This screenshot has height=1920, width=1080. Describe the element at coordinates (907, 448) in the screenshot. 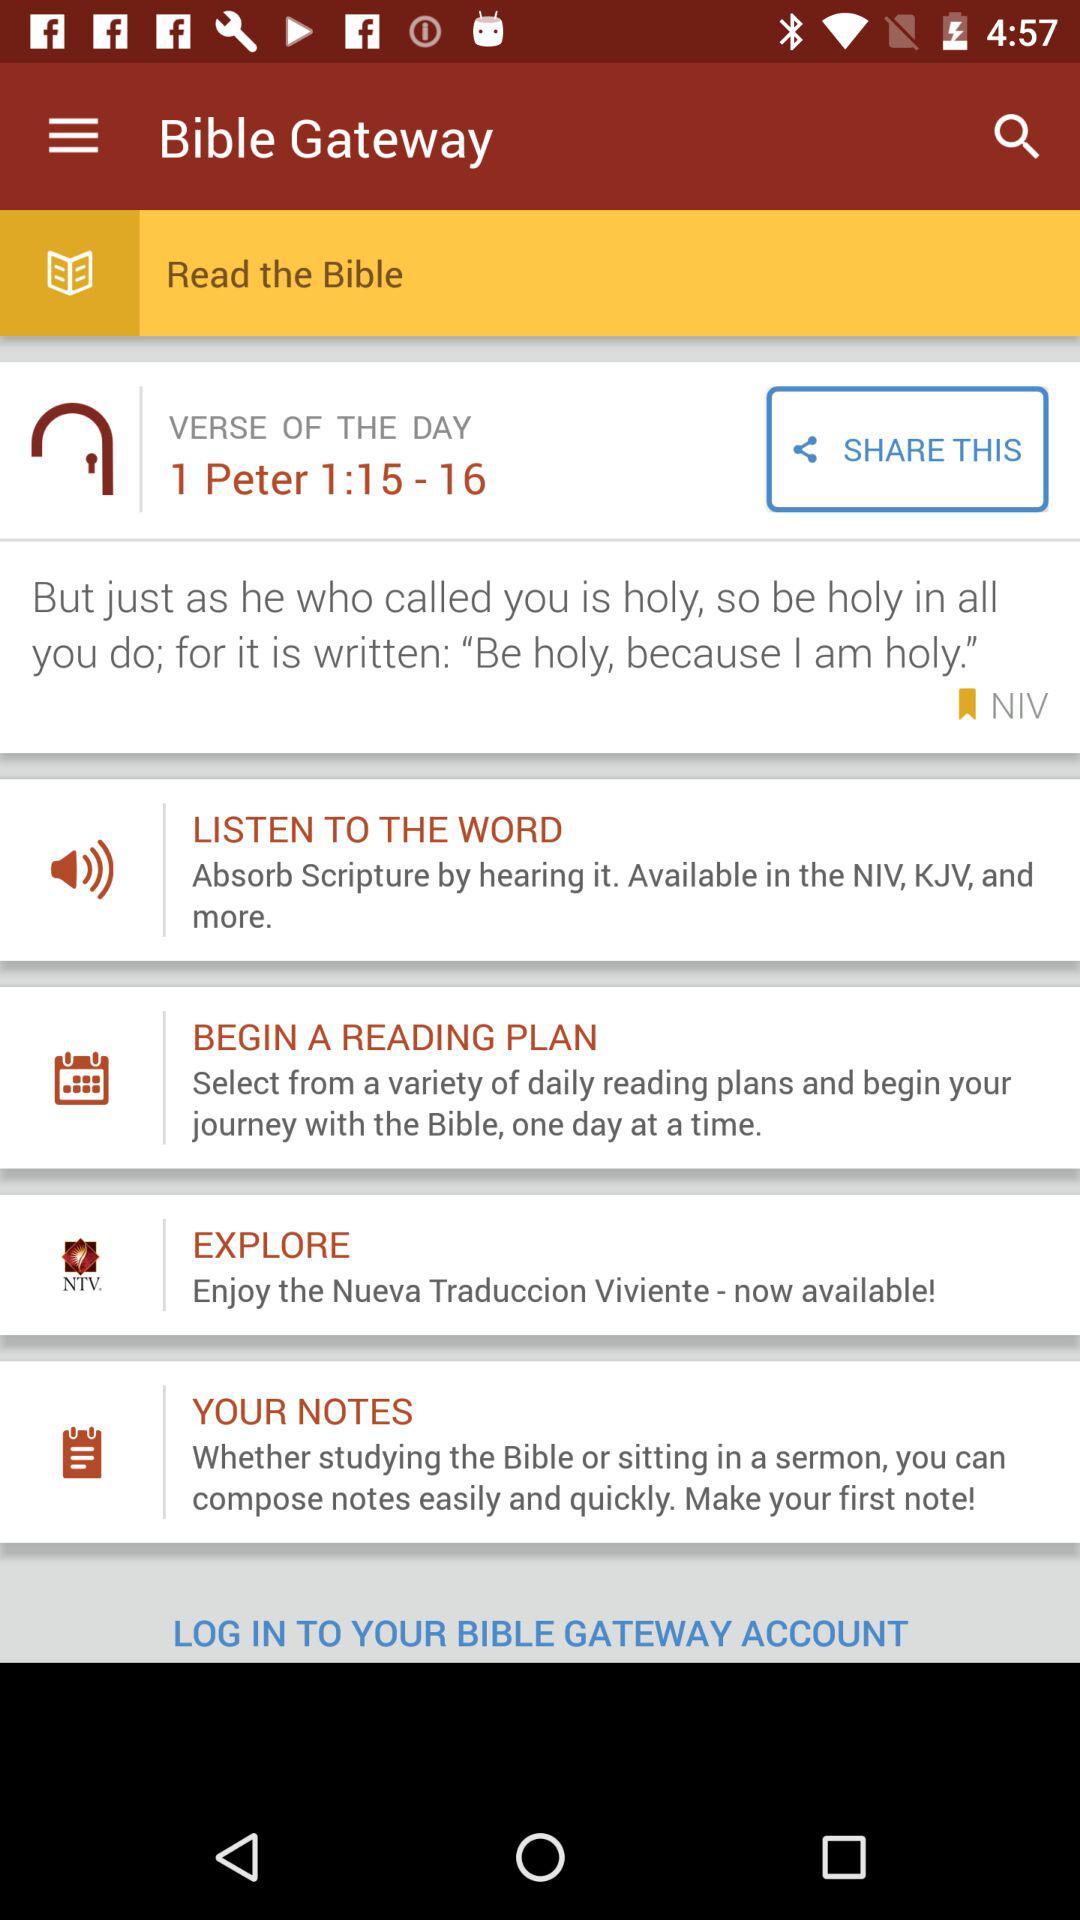

I see `share this item` at that location.